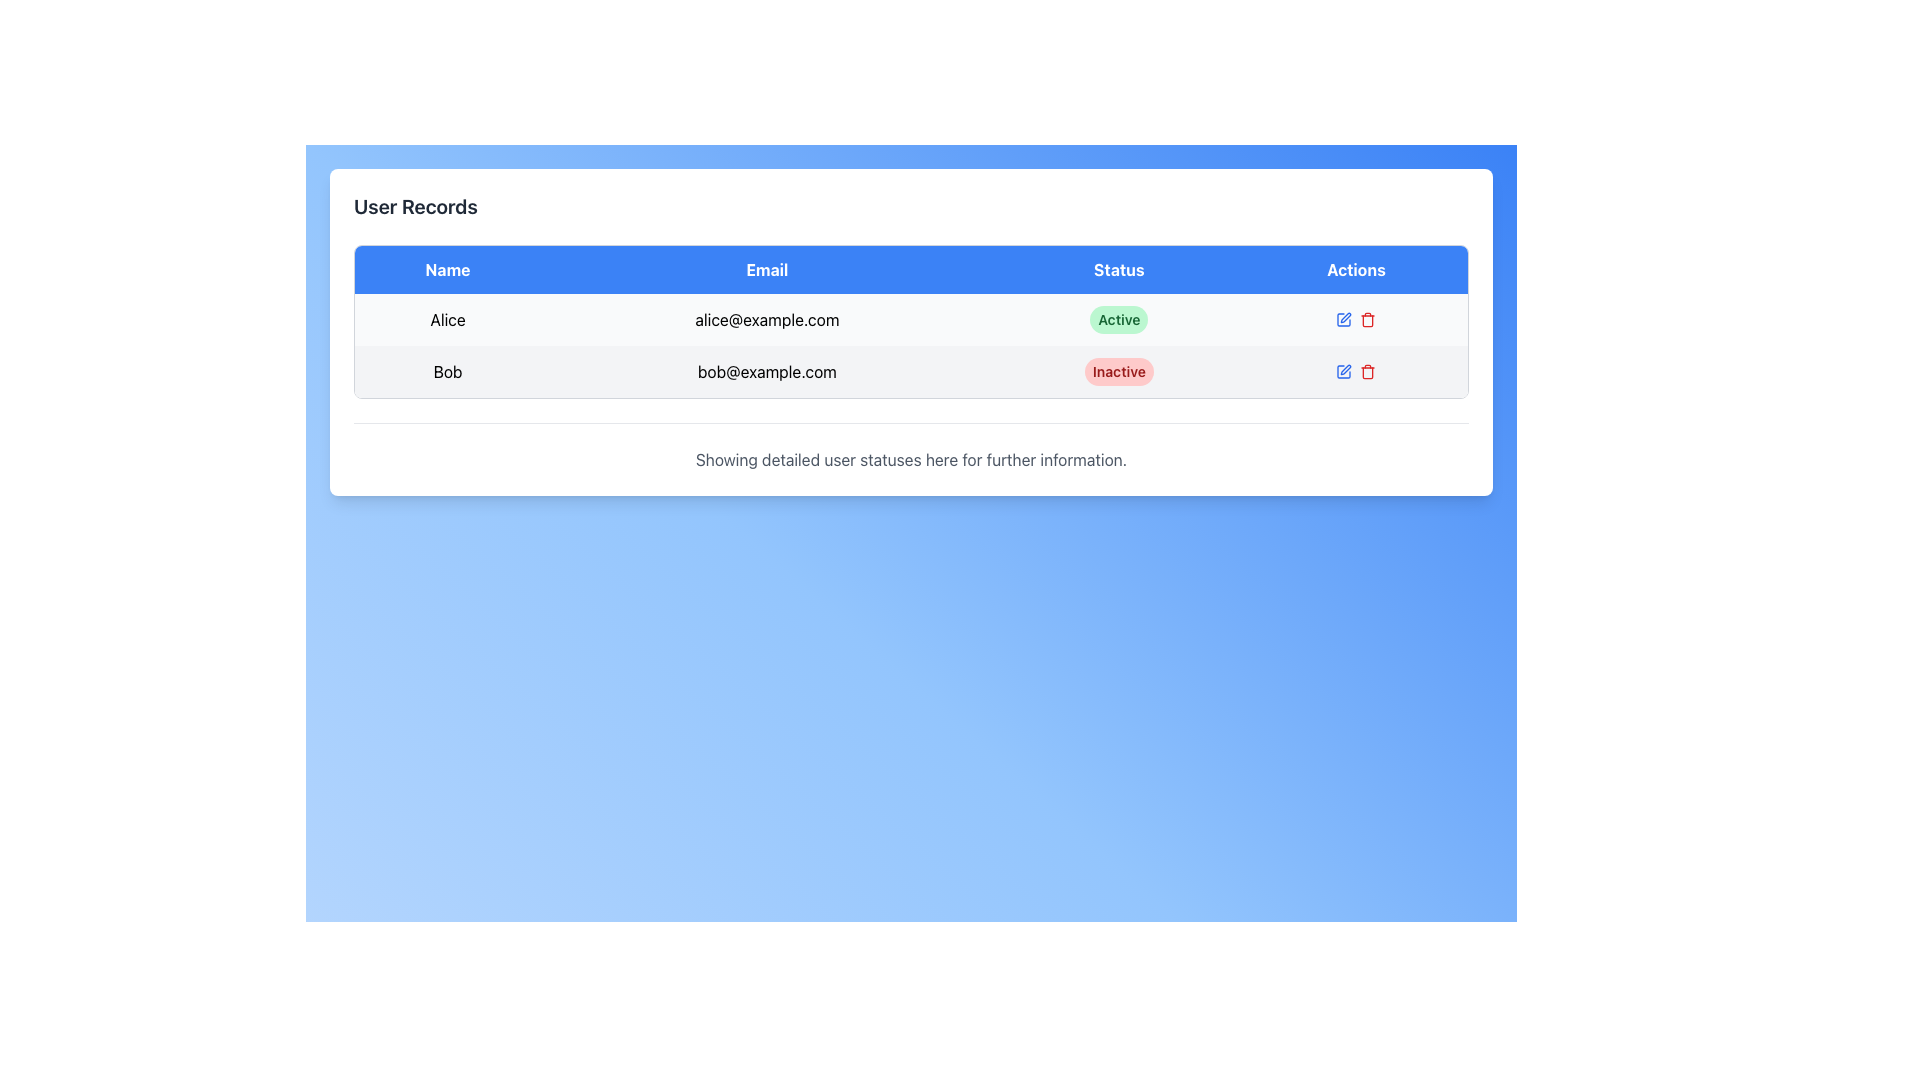  Describe the element at coordinates (1118, 371) in the screenshot. I see `the Status label styled as an oval badge displaying 'Inactive' in bold red characters, located in the second row of the 'User Records' table, associated with the email 'bob@example.com'` at that location.